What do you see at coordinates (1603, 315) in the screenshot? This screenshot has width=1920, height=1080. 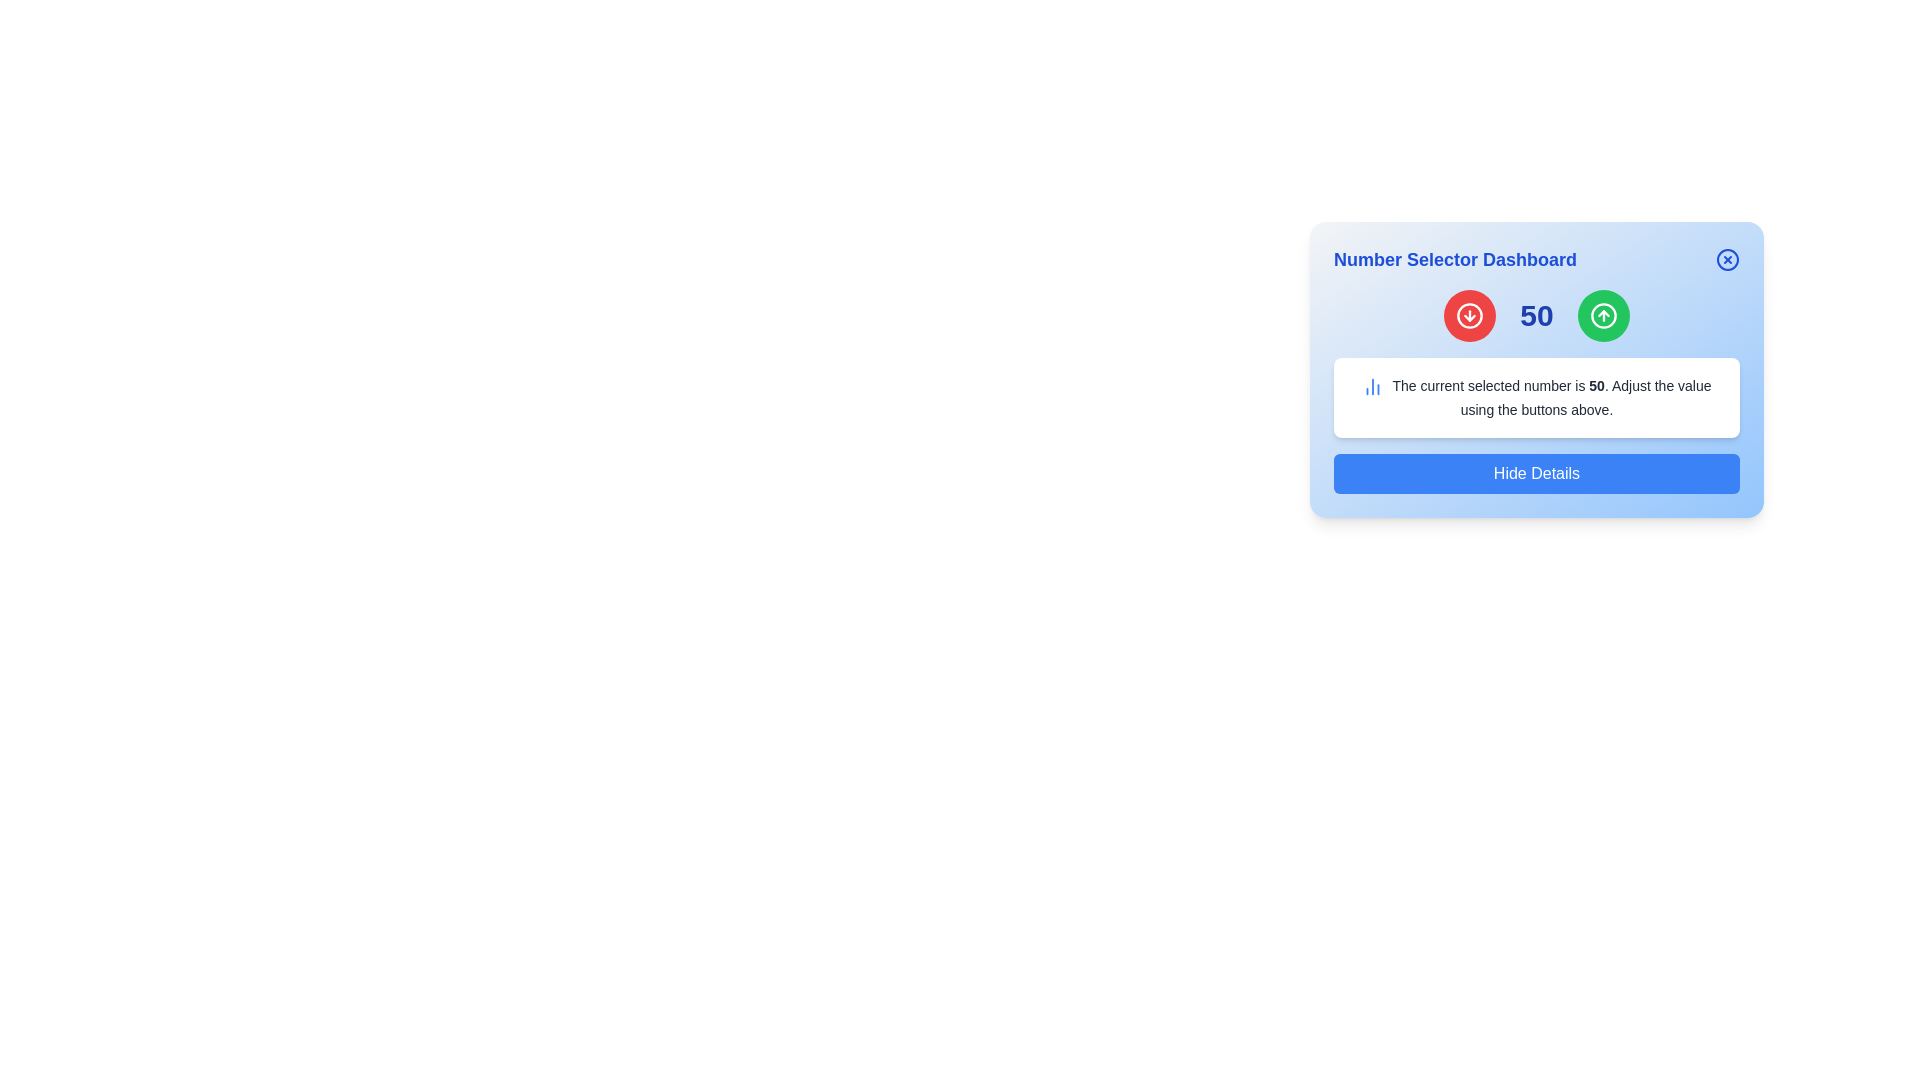 I see `the SVG circle graphic element that is part of an upward arrow design within the right-side control button, located to the right of the number '50'` at bounding box center [1603, 315].